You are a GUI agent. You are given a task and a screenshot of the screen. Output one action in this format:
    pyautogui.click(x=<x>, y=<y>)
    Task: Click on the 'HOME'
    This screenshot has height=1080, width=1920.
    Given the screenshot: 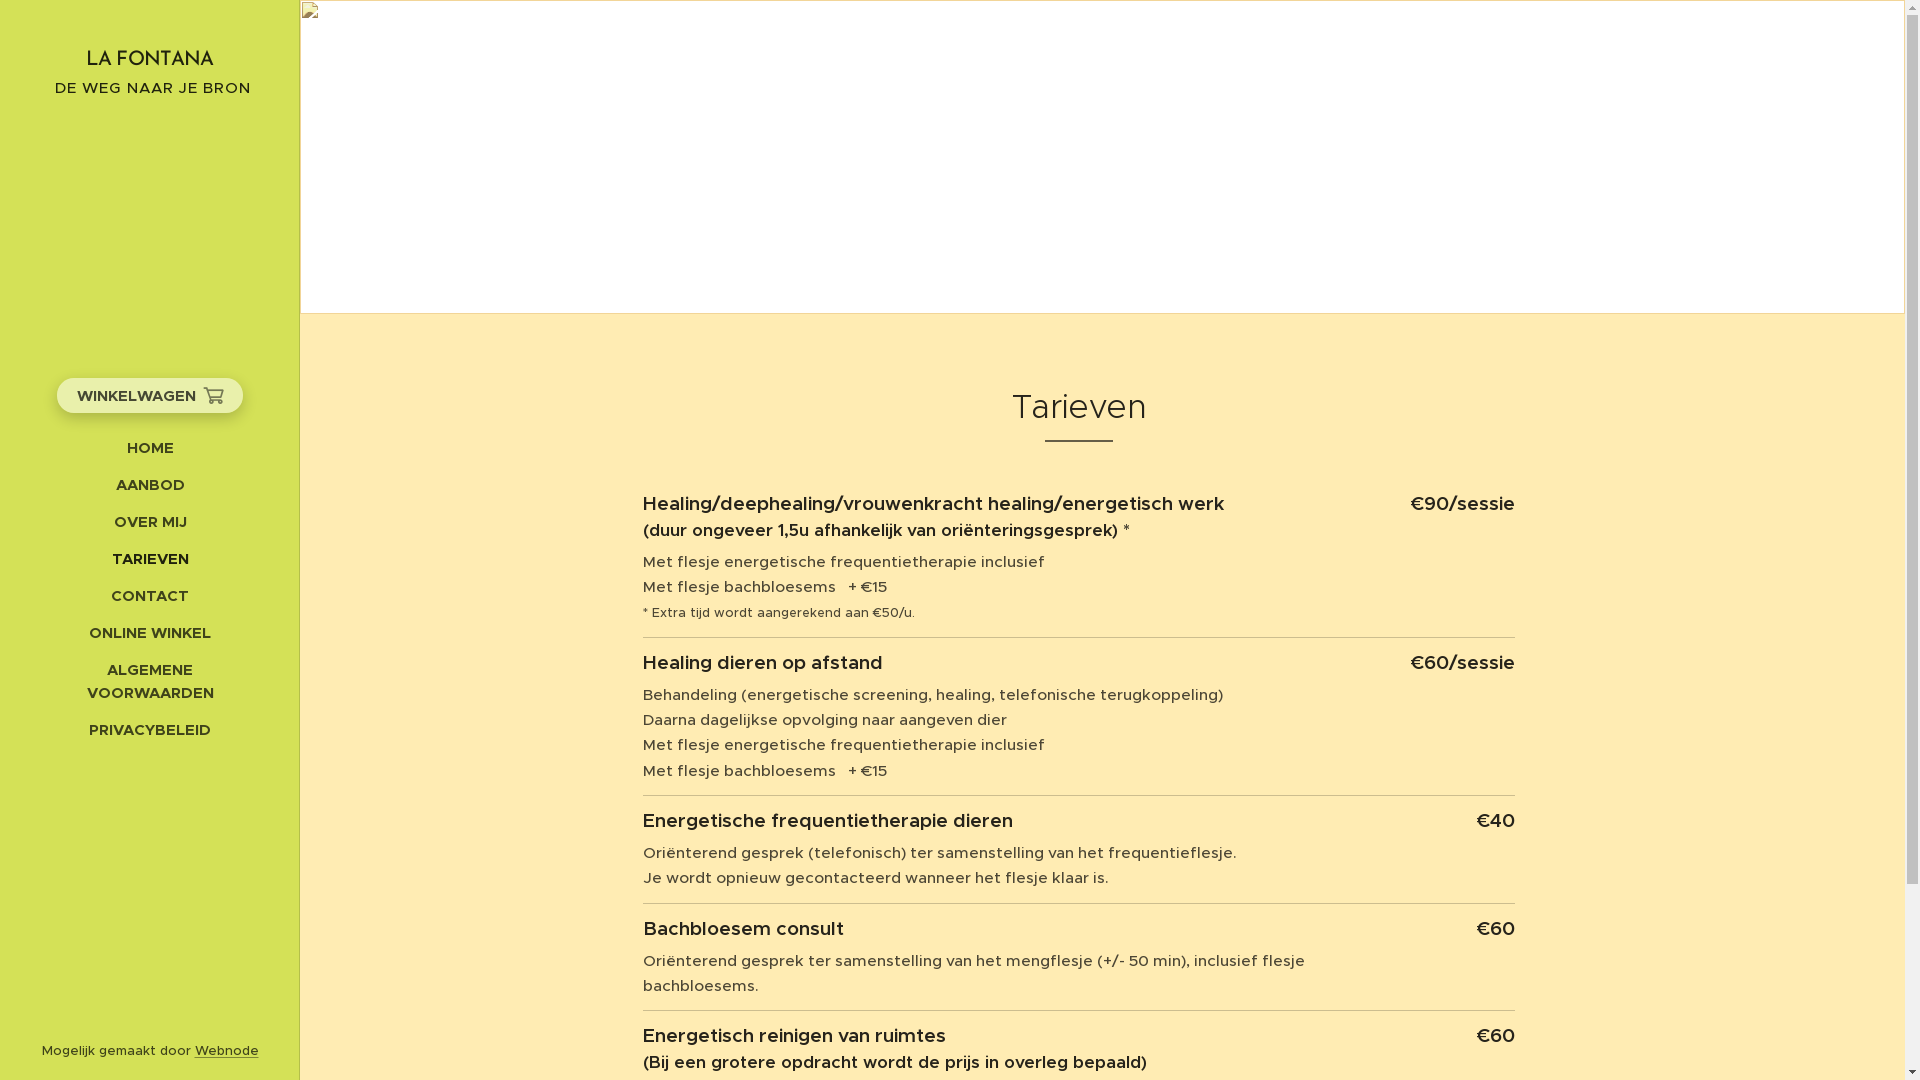 What is the action you would take?
    pyautogui.click(x=148, y=446)
    